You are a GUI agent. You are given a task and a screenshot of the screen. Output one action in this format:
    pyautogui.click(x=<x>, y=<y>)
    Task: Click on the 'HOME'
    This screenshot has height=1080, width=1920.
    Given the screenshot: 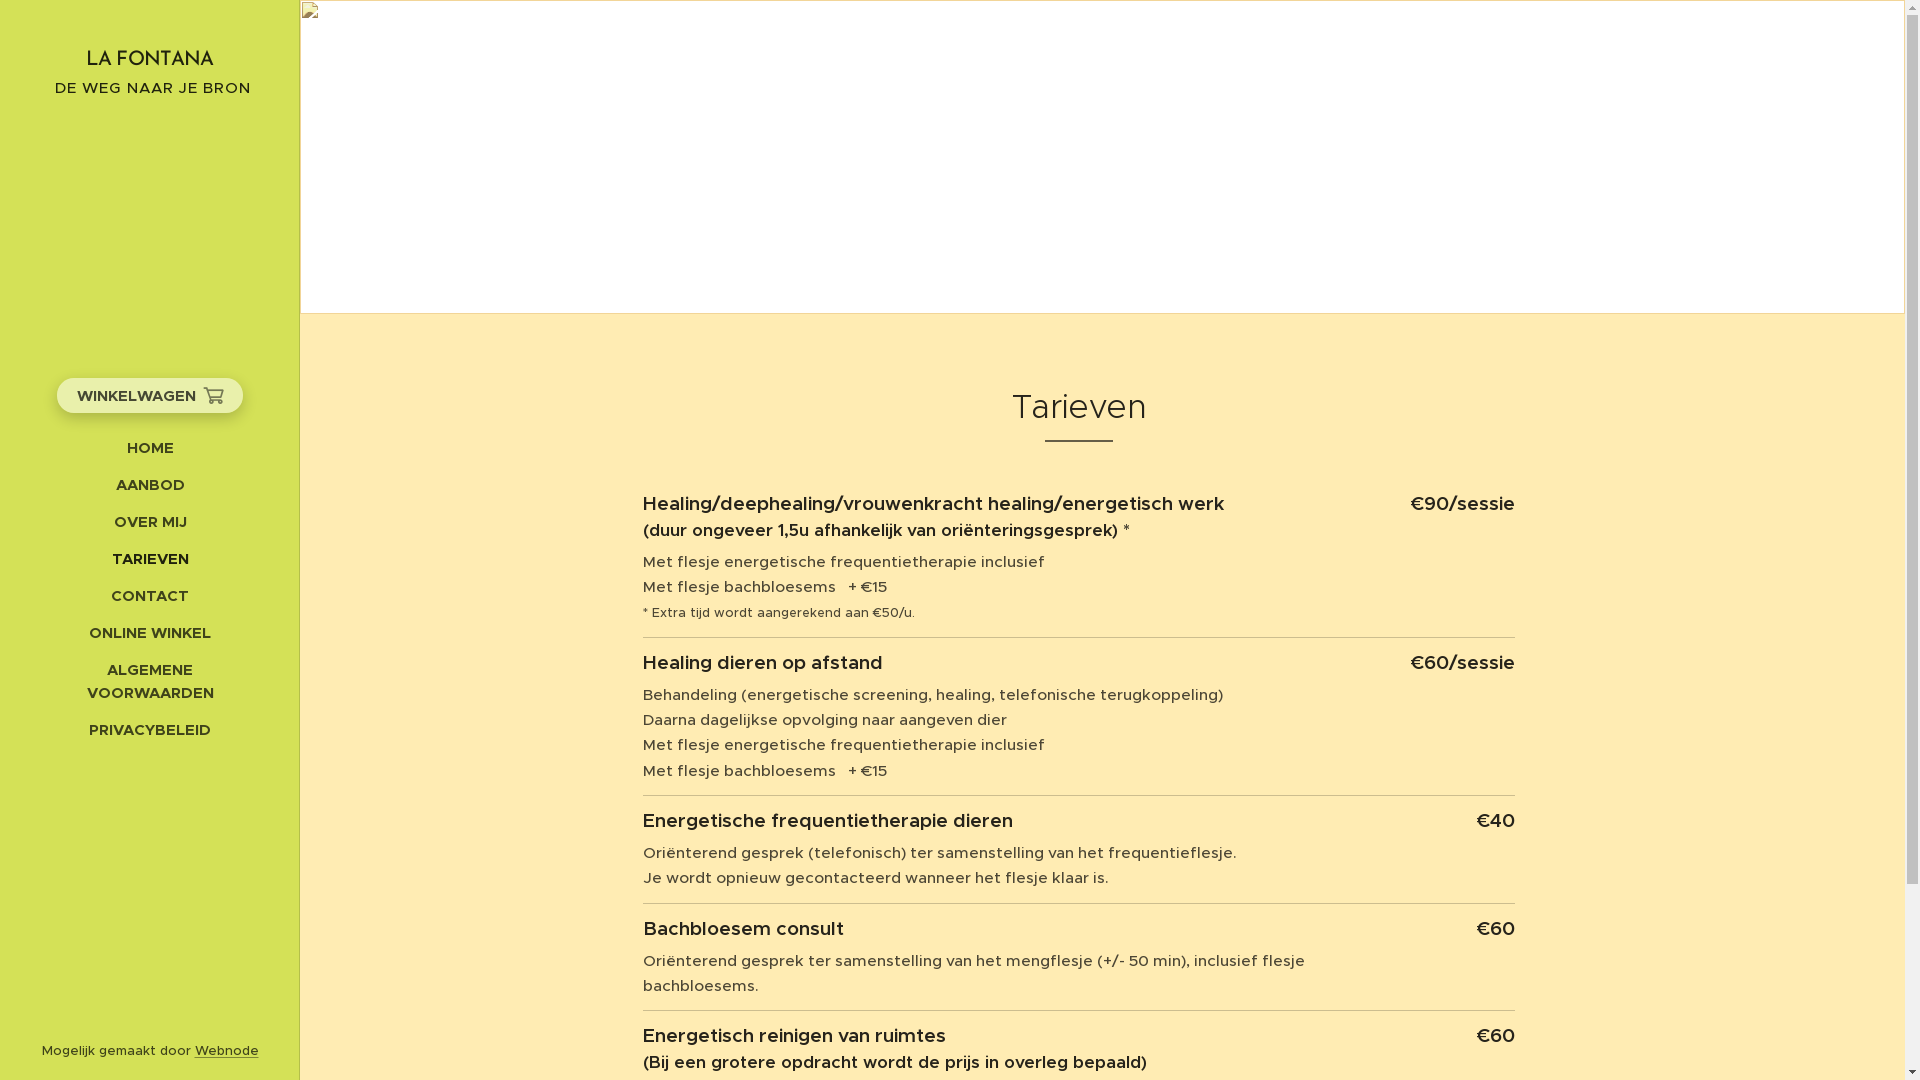 What is the action you would take?
    pyautogui.click(x=148, y=446)
    